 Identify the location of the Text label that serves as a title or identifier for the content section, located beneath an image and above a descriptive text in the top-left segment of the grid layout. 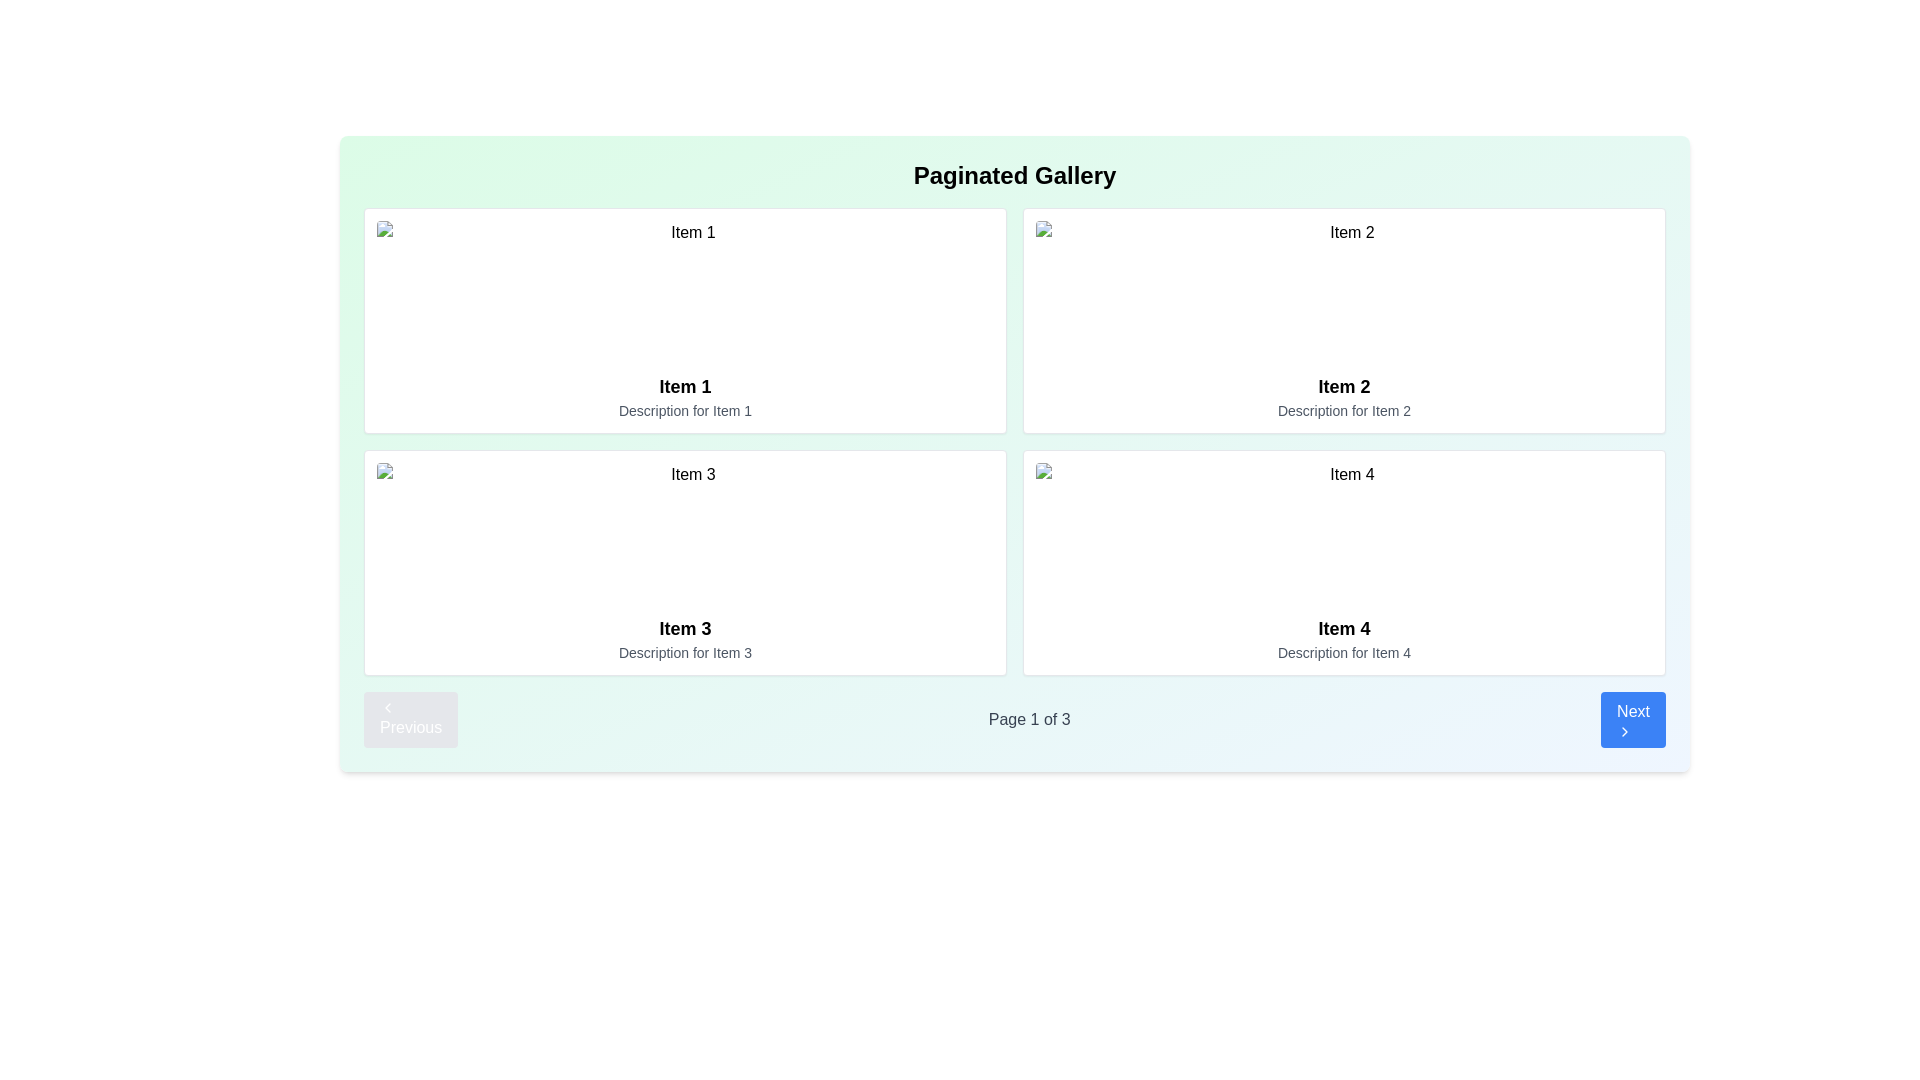
(685, 386).